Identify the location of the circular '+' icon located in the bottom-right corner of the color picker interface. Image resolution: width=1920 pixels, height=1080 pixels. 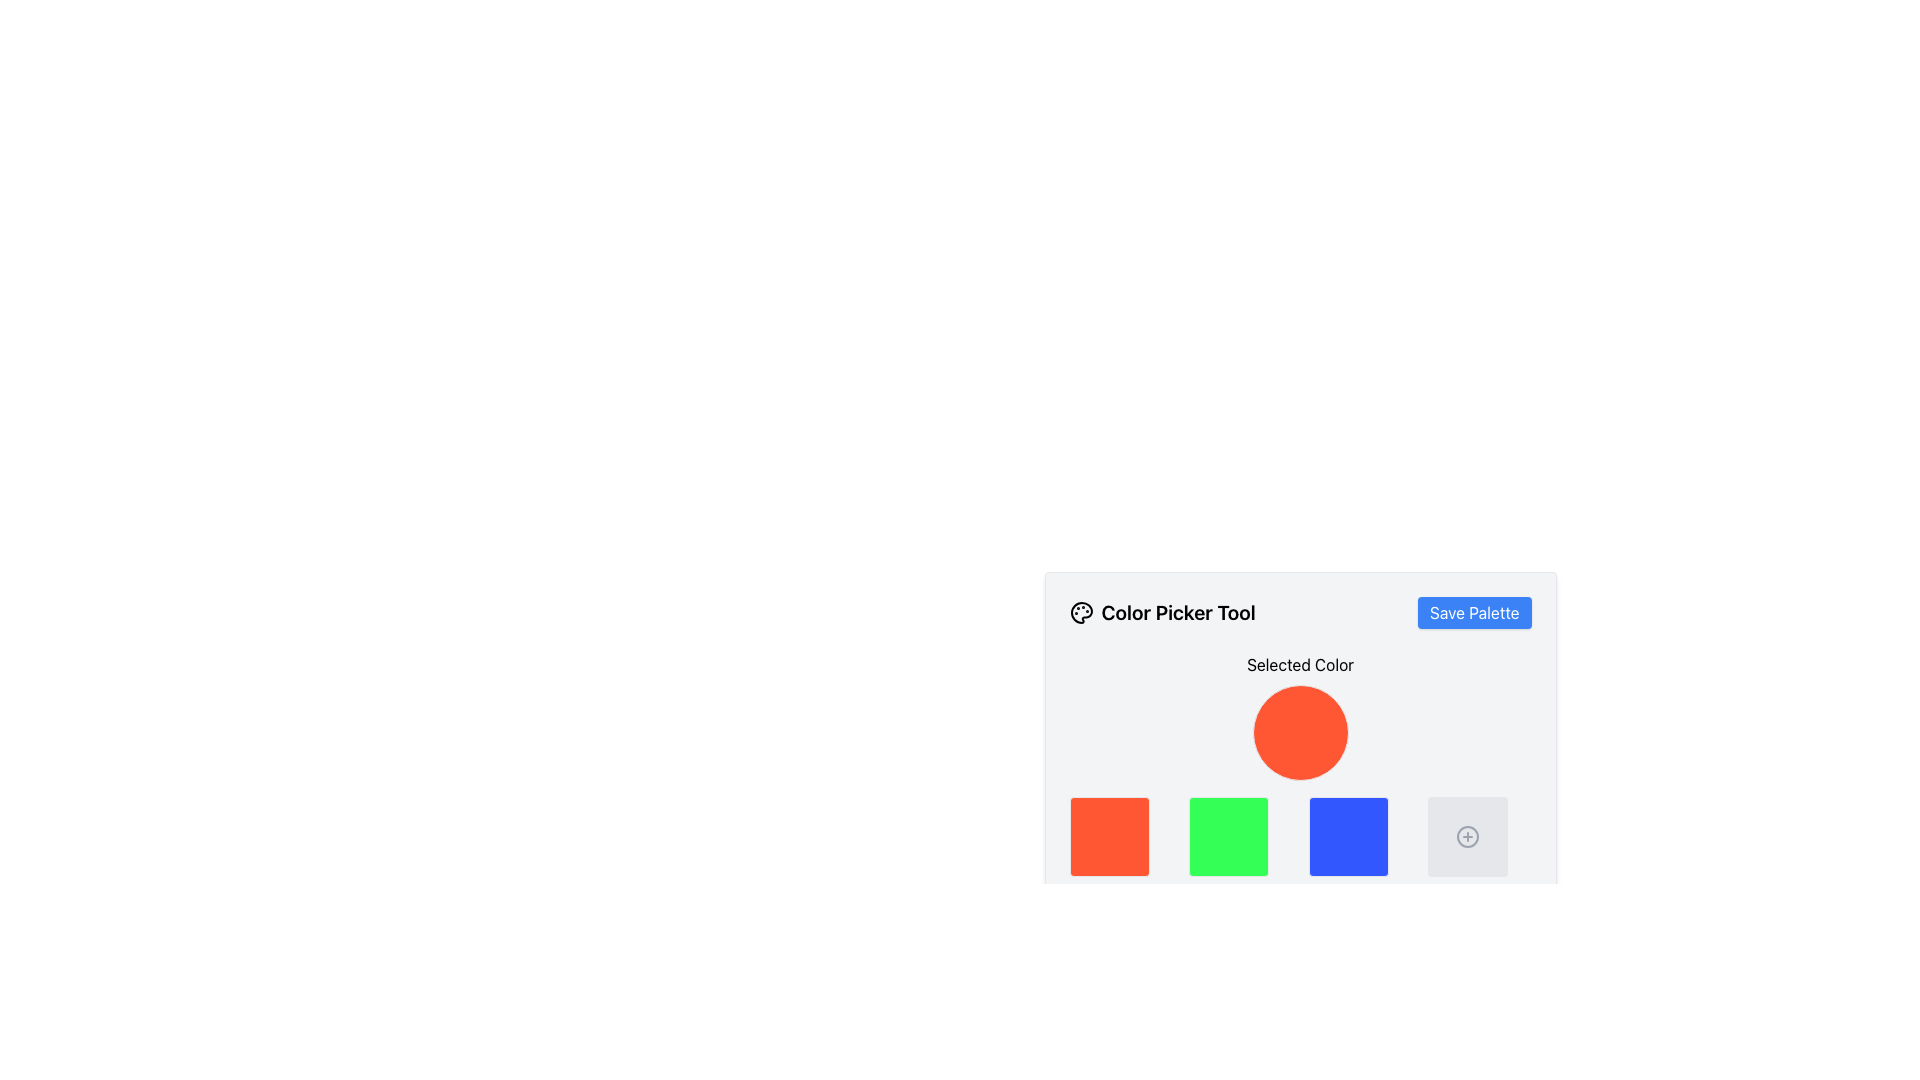
(1468, 837).